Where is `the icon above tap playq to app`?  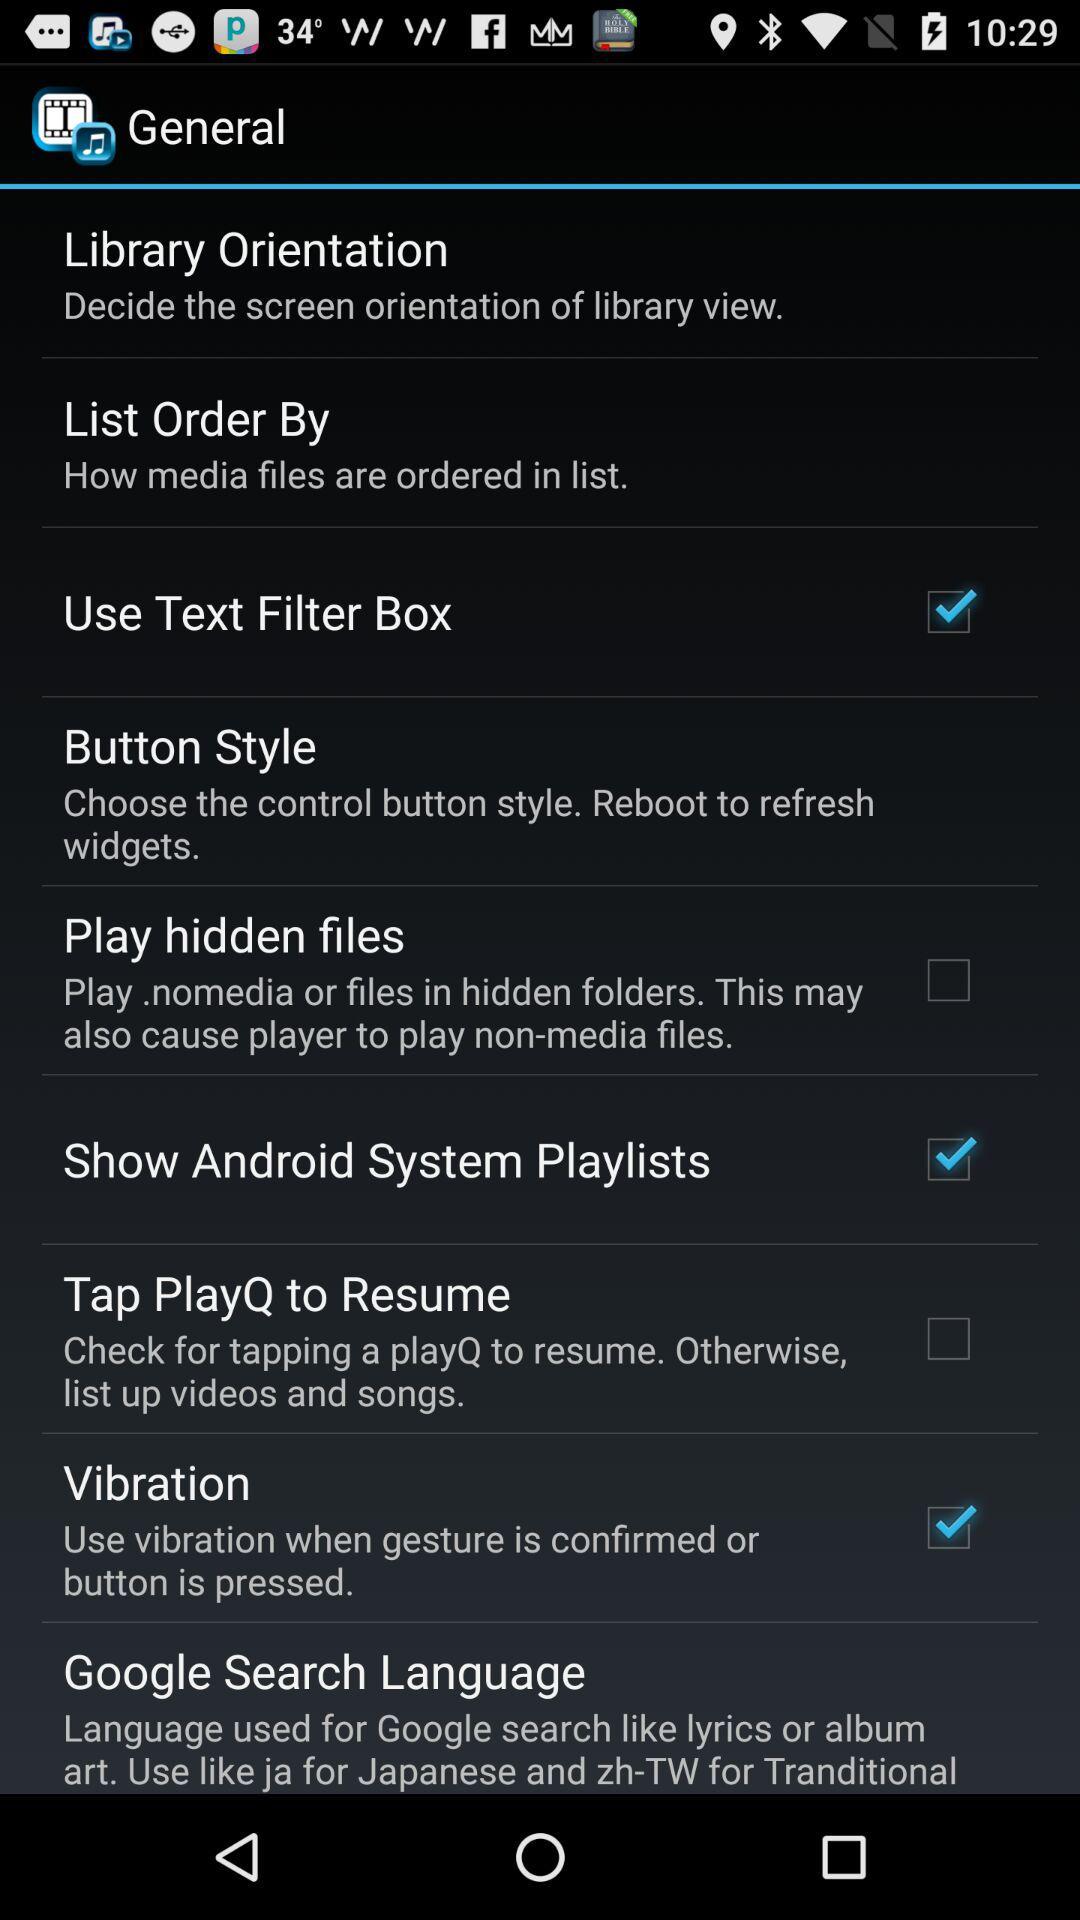
the icon above tap playq to app is located at coordinates (386, 1159).